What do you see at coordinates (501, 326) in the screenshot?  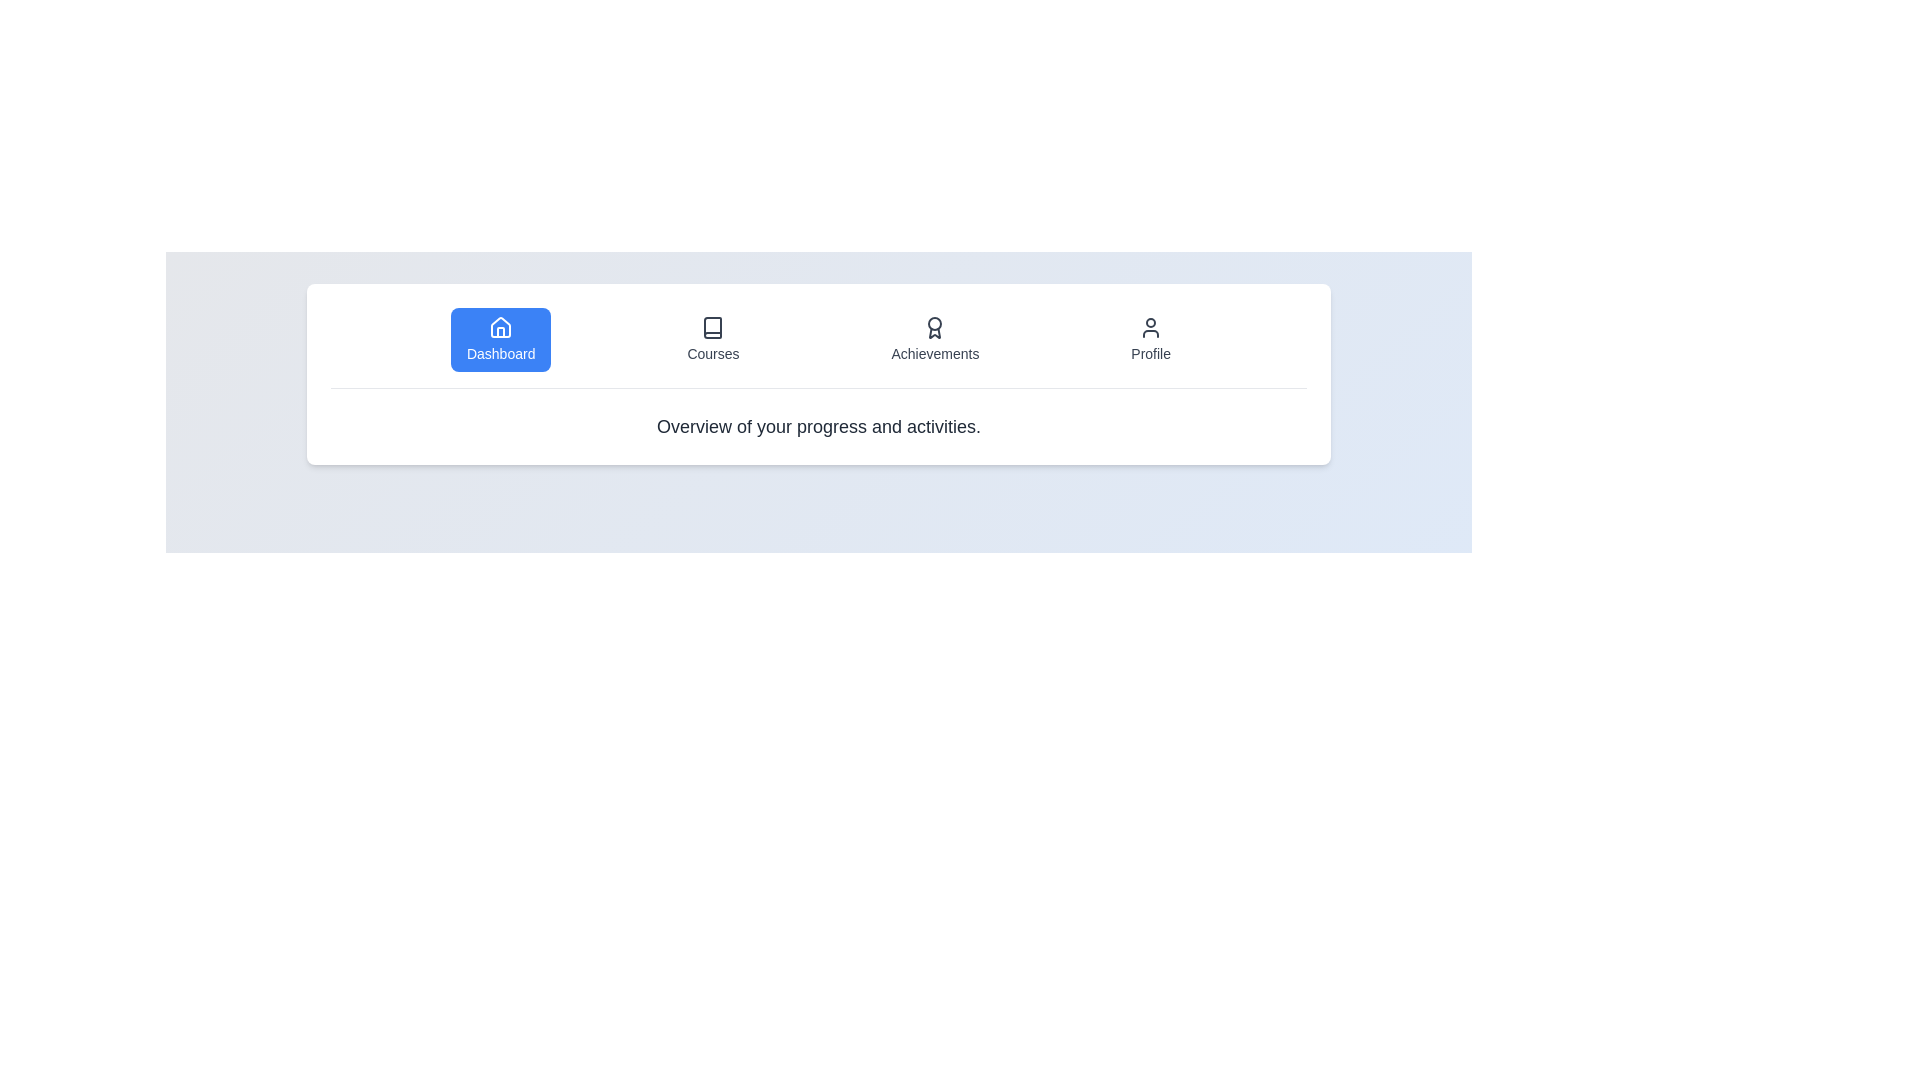 I see `the house icon with a rounded corner style on a blue background, located within the 'Dashboard' button in the navigation bar` at bounding box center [501, 326].